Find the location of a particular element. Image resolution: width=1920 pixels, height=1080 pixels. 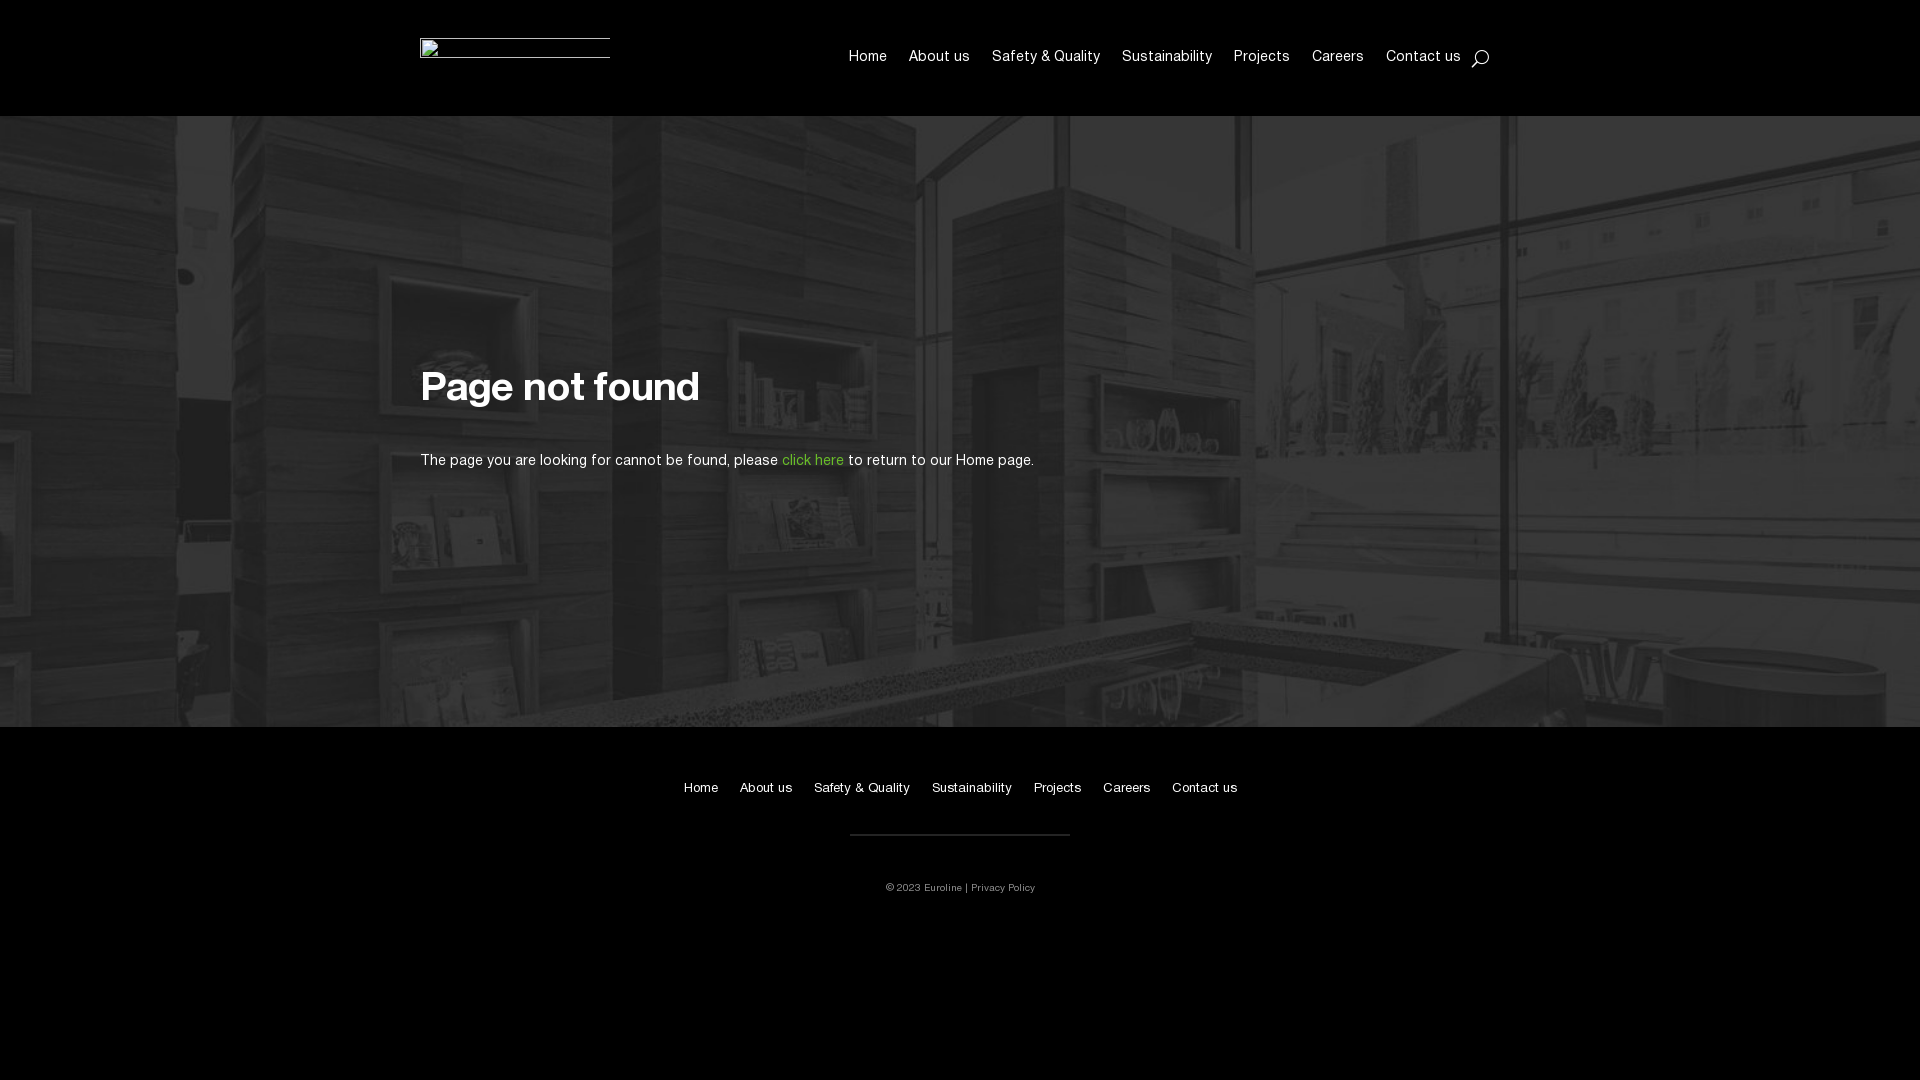

'Sustainability' is located at coordinates (971, 792).